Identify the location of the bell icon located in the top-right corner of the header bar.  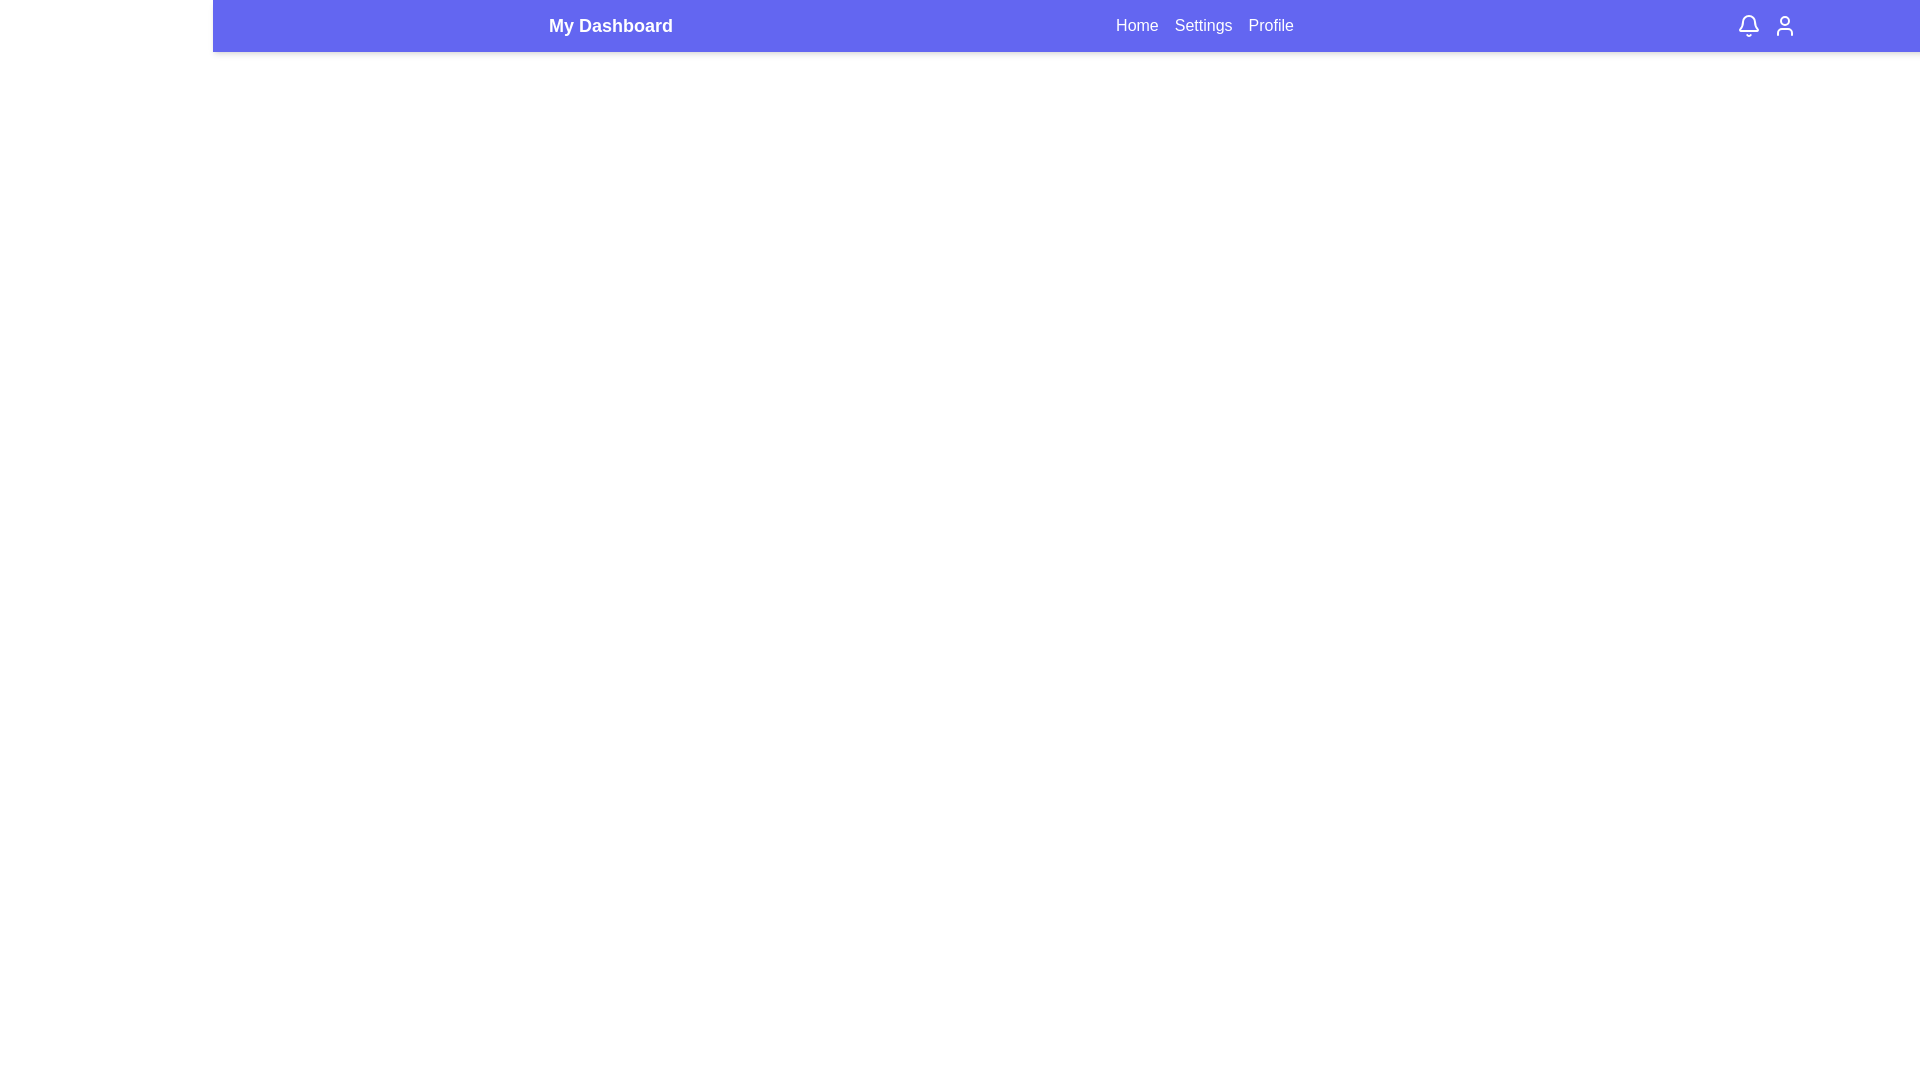
(1766, 26).